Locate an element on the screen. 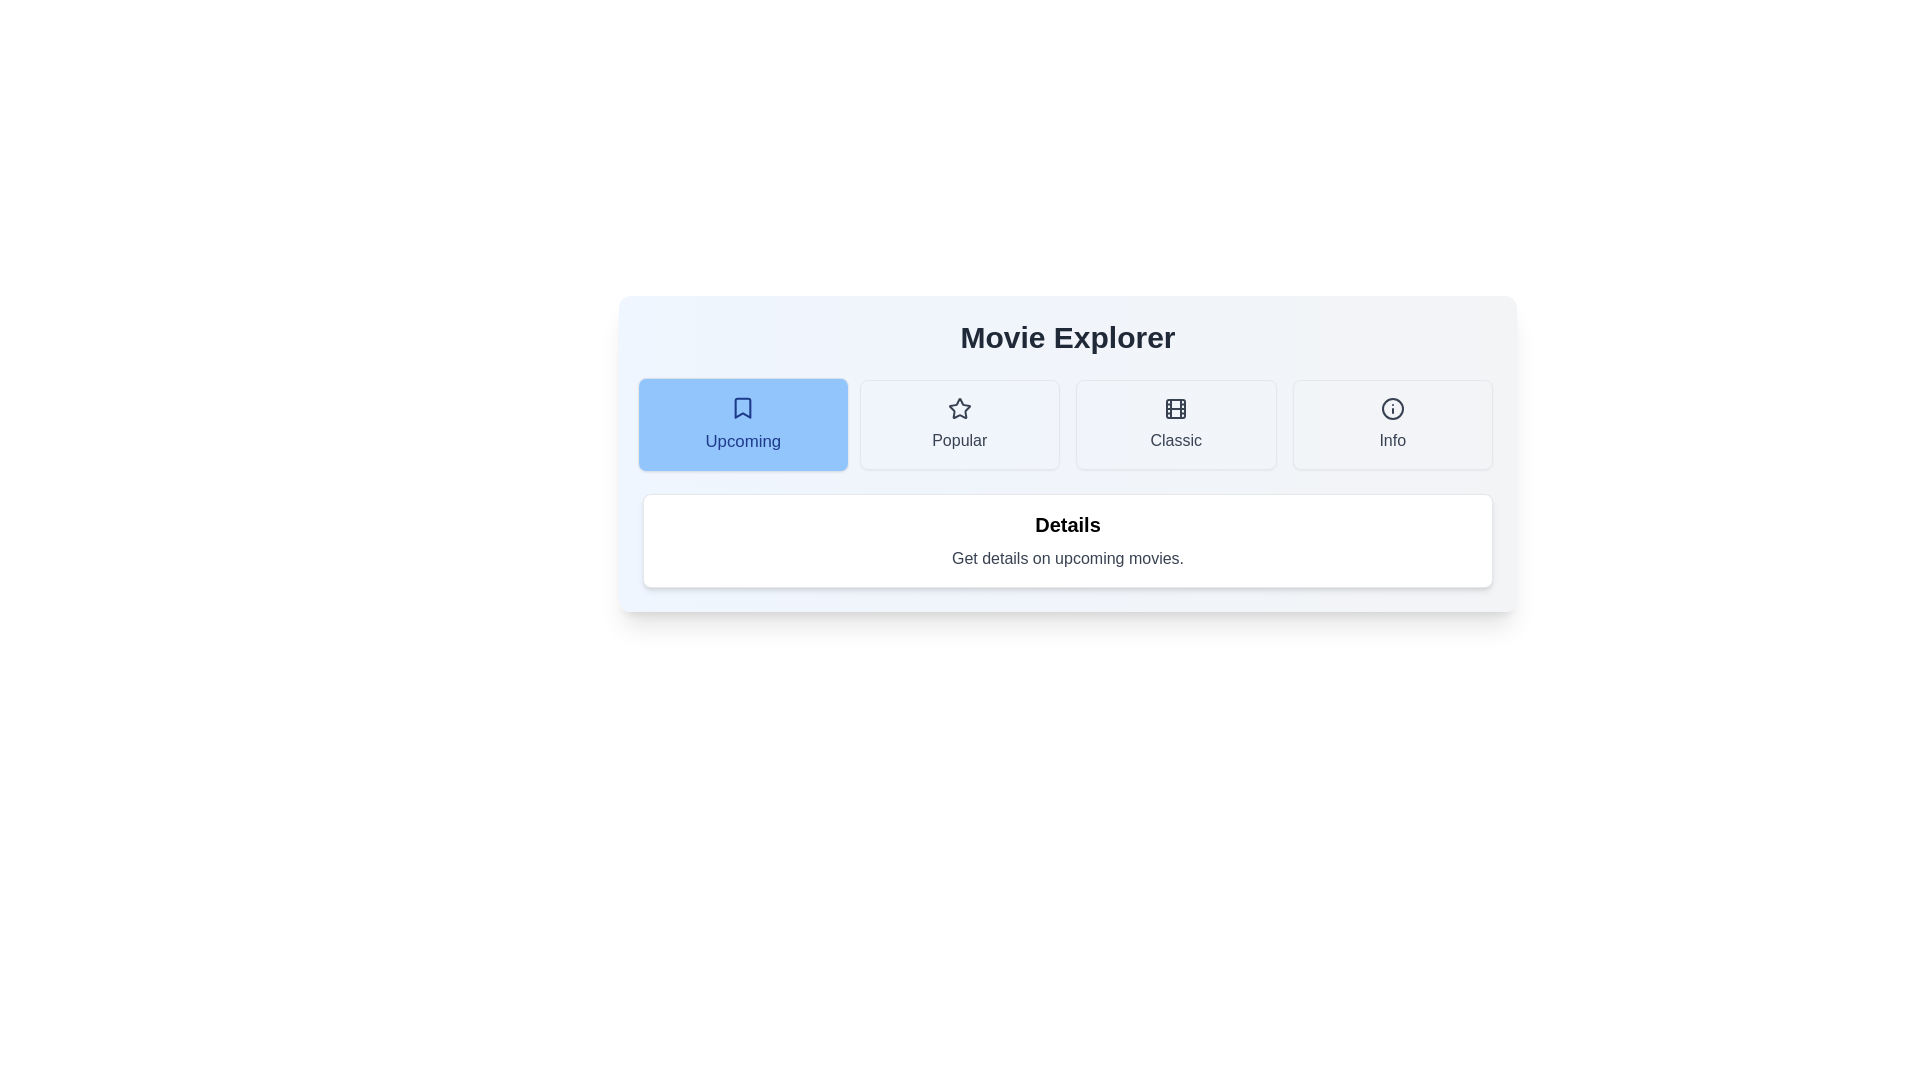 The width and height of the screenshot is (1920, 1080). the 'Popular' button with a star icon in the grid layout beneath the title 'Movie Explorer' is located at coordinates (958, 423).